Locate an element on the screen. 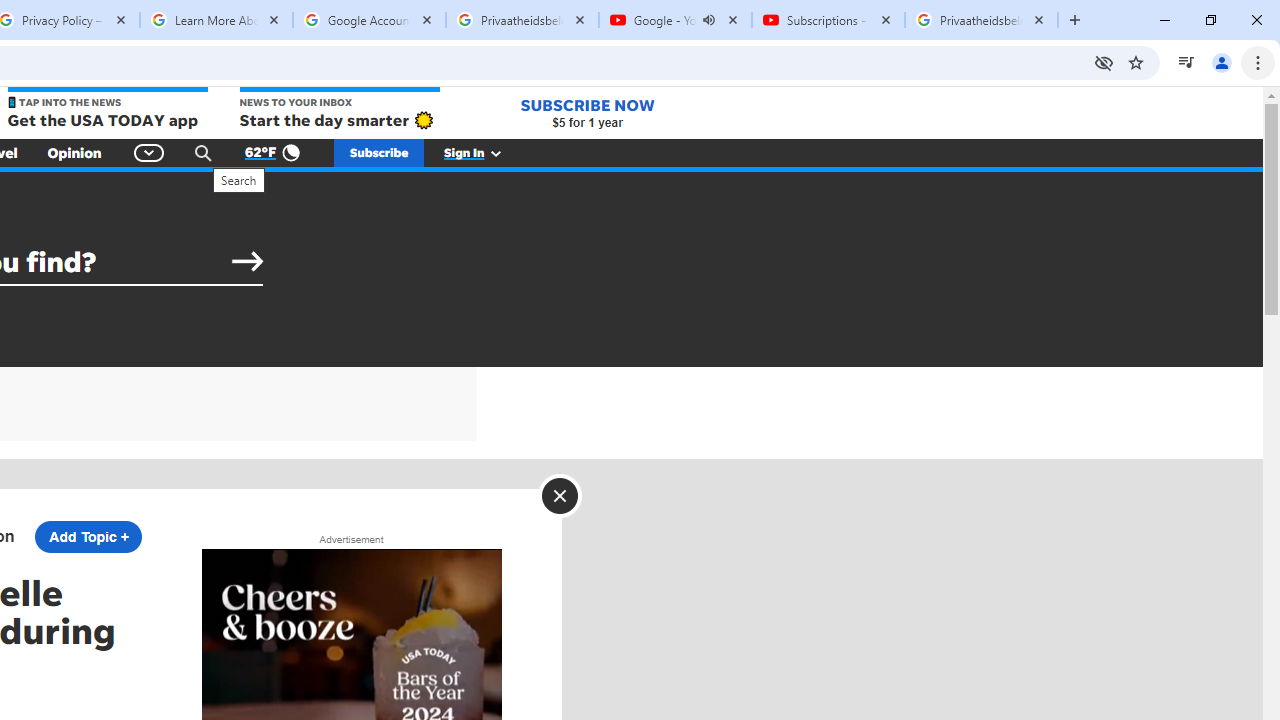 Image resolution: width=1280 pixels, height=720 pixels. 'Google - YouTube - Audio playing' is located at coordinates (675, 20).